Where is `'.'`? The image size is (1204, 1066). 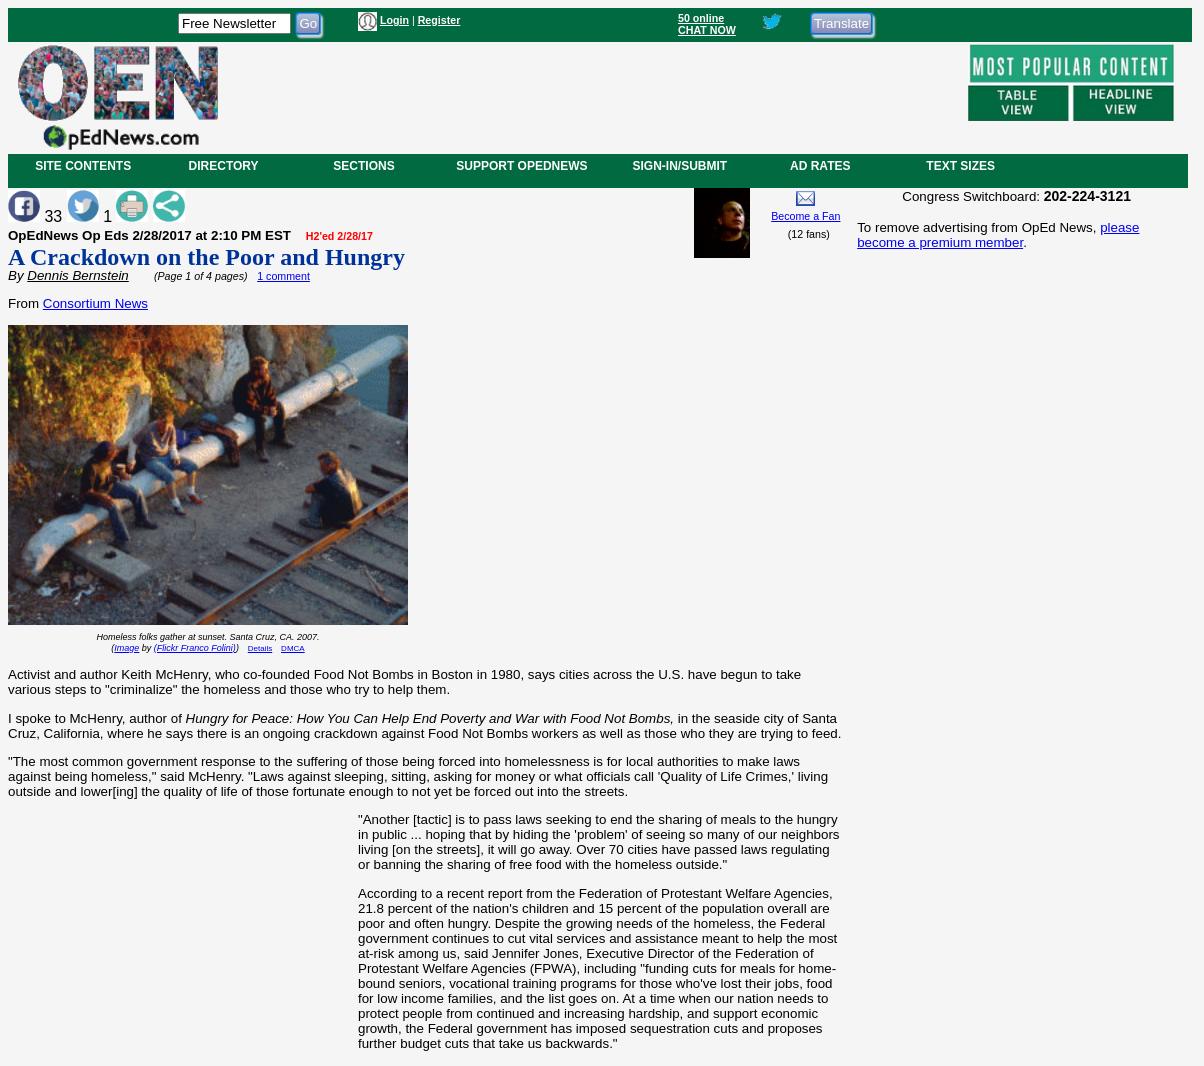
'.' is located at coordinates (1024, 240).